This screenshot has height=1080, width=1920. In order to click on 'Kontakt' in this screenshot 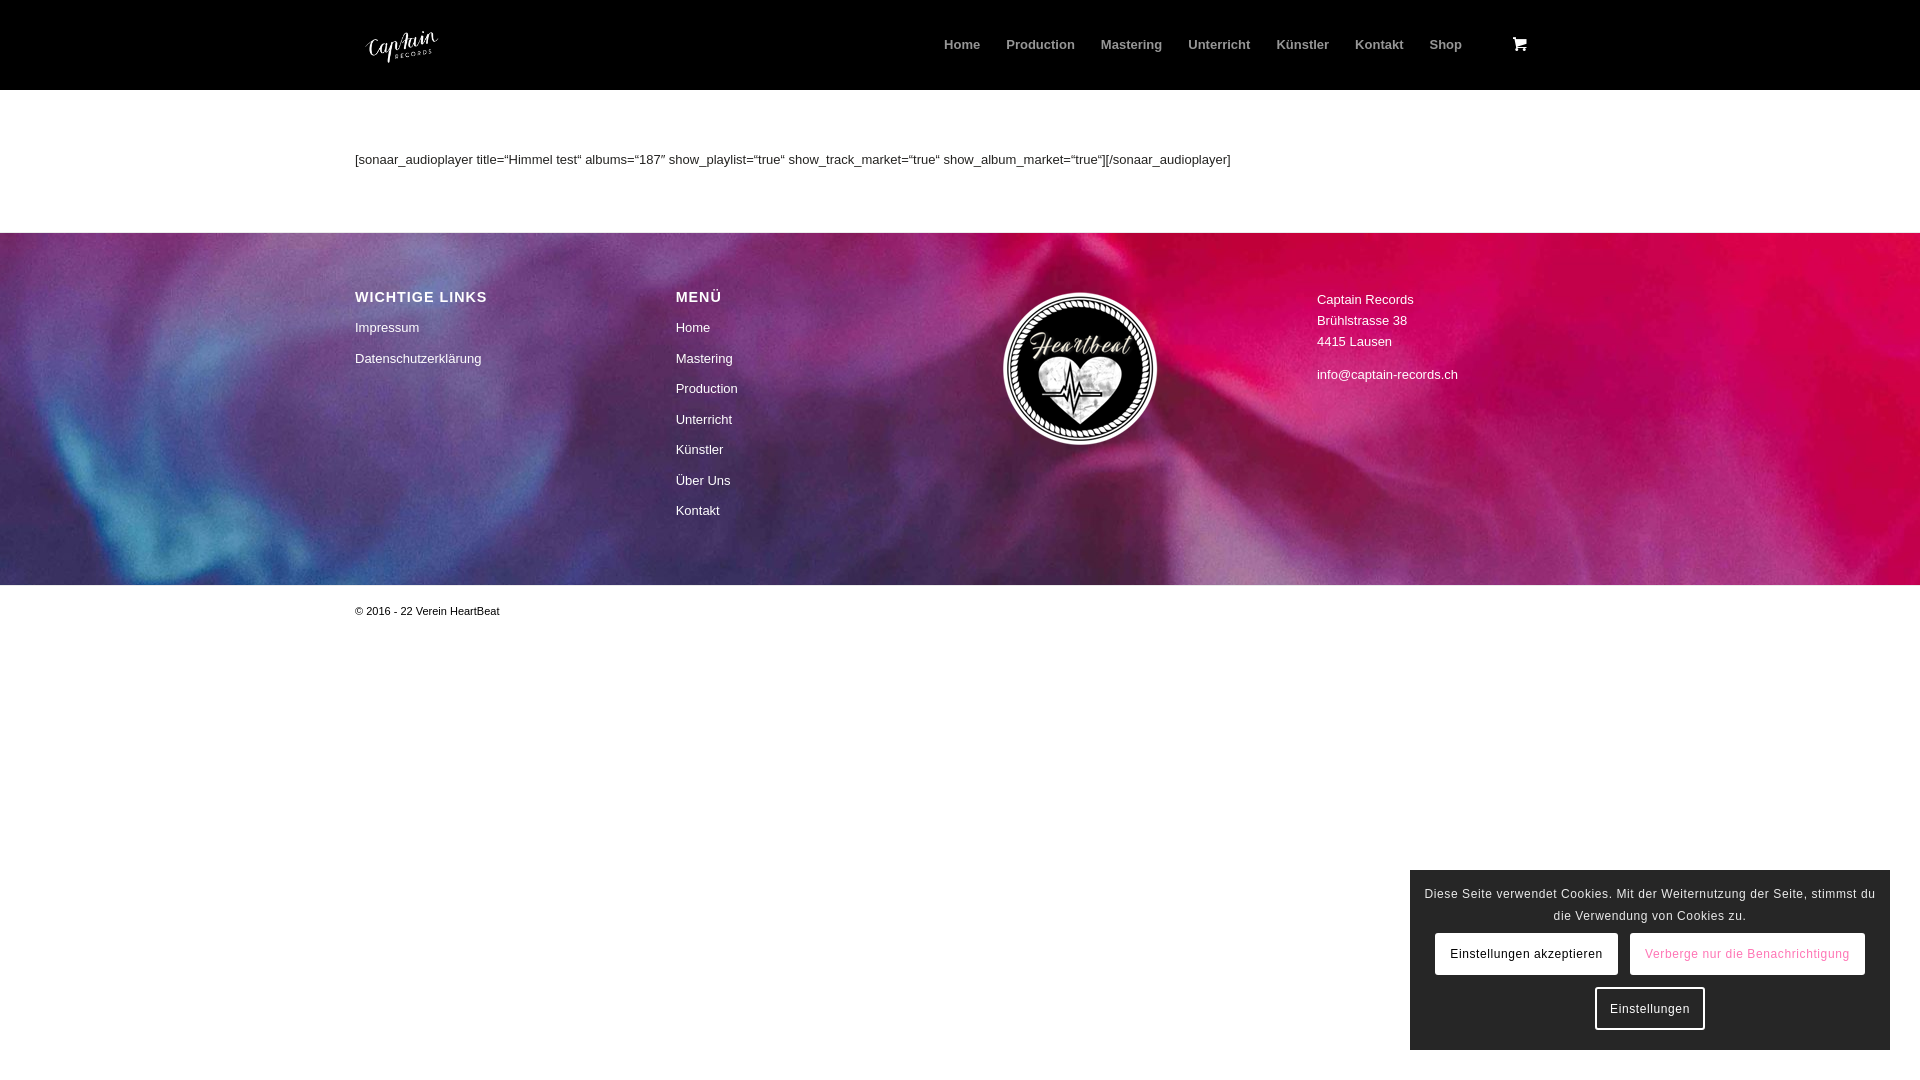, I will do `click(676, 509)`.